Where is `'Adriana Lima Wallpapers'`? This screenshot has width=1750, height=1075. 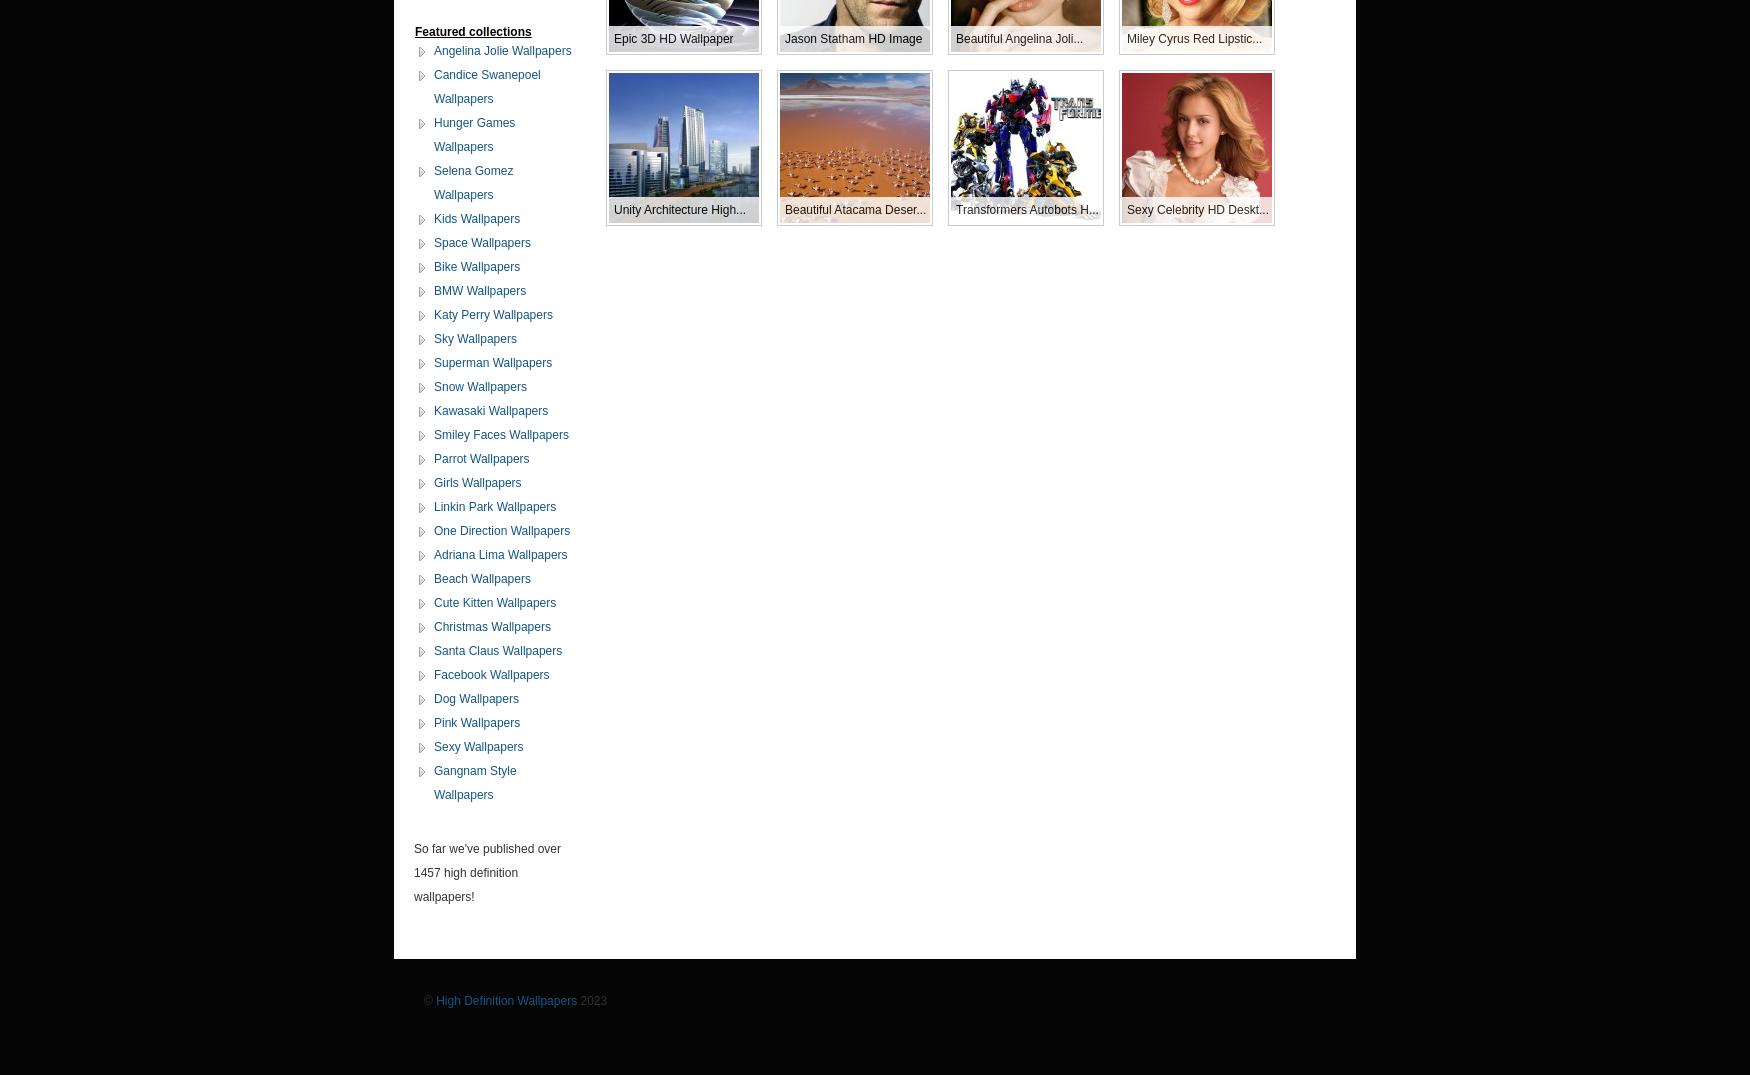 'Adriana Lima Wallpapers' is located at coordinates (433, 555).